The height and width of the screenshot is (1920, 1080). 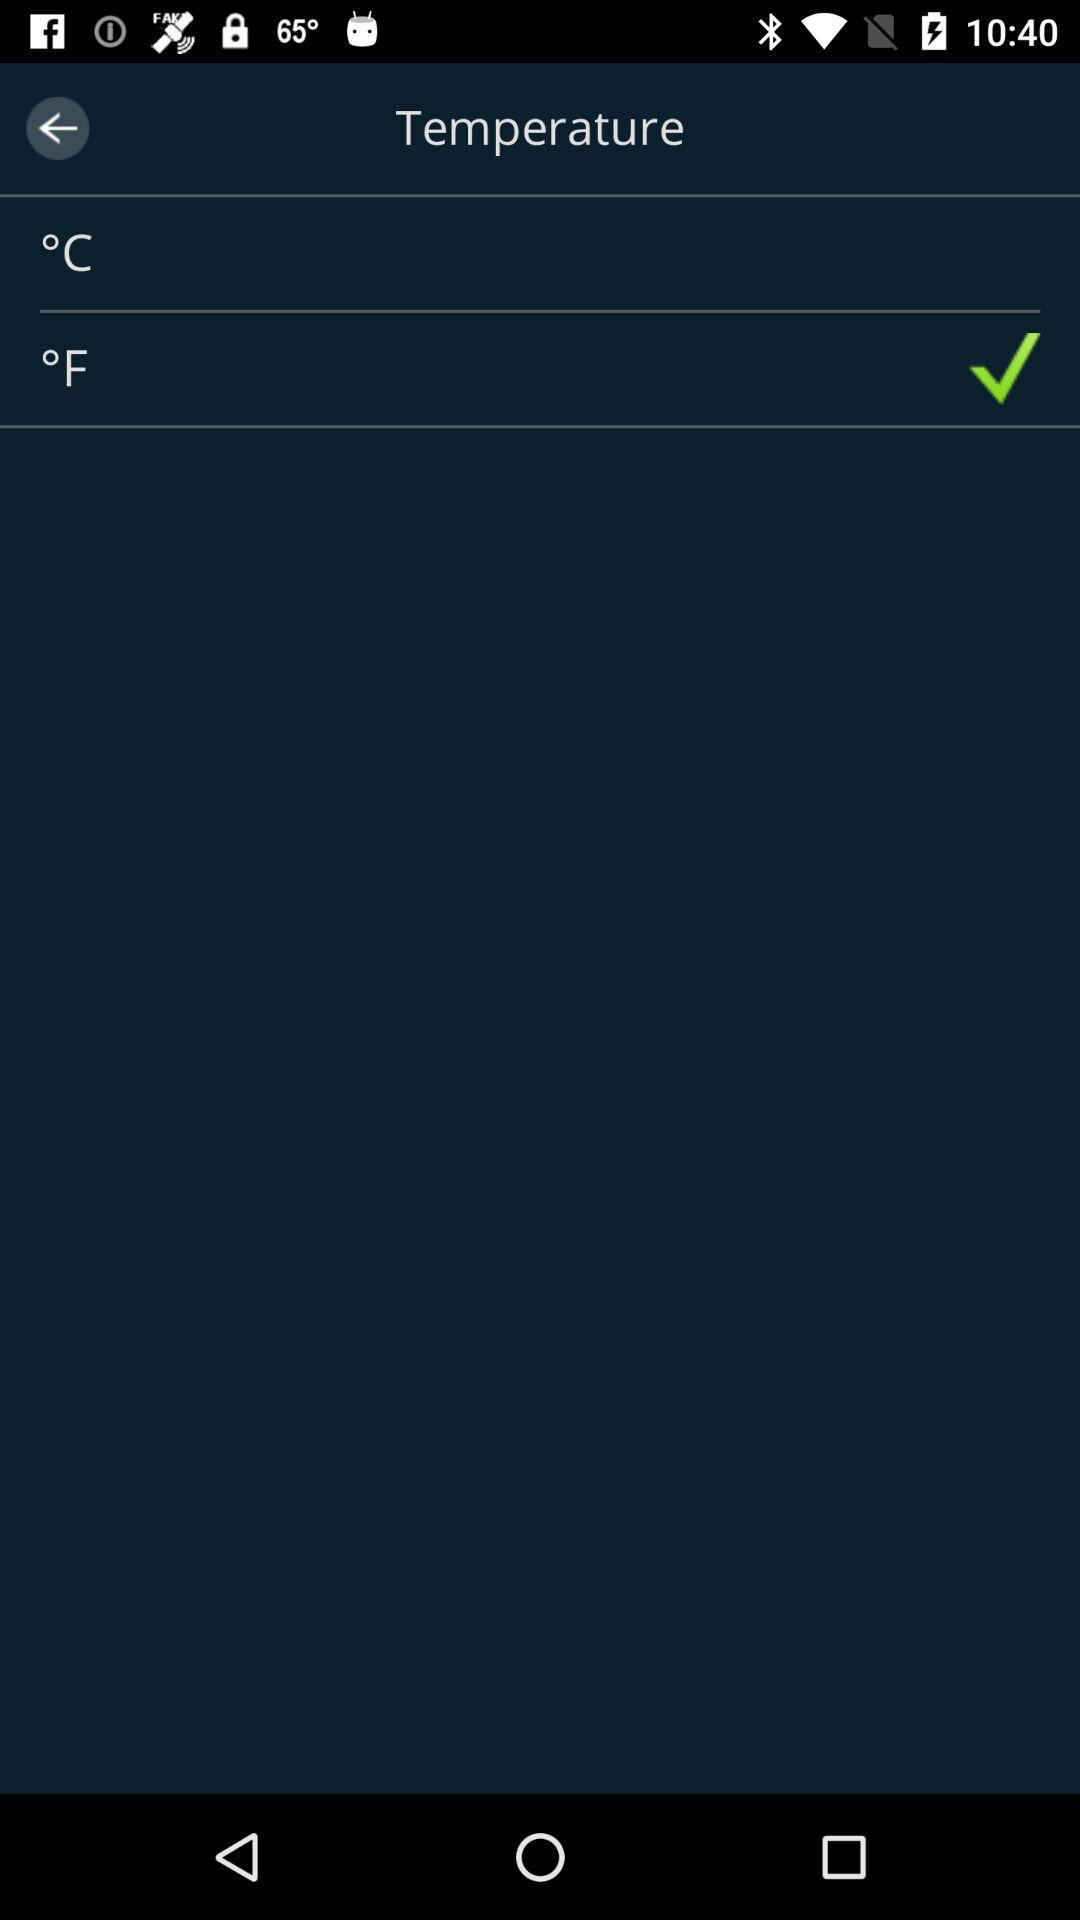 What do you see at coordinates (56, 127) in the screenshot?
I see `the arrow_backward icon` at bounding box center [56, 127].